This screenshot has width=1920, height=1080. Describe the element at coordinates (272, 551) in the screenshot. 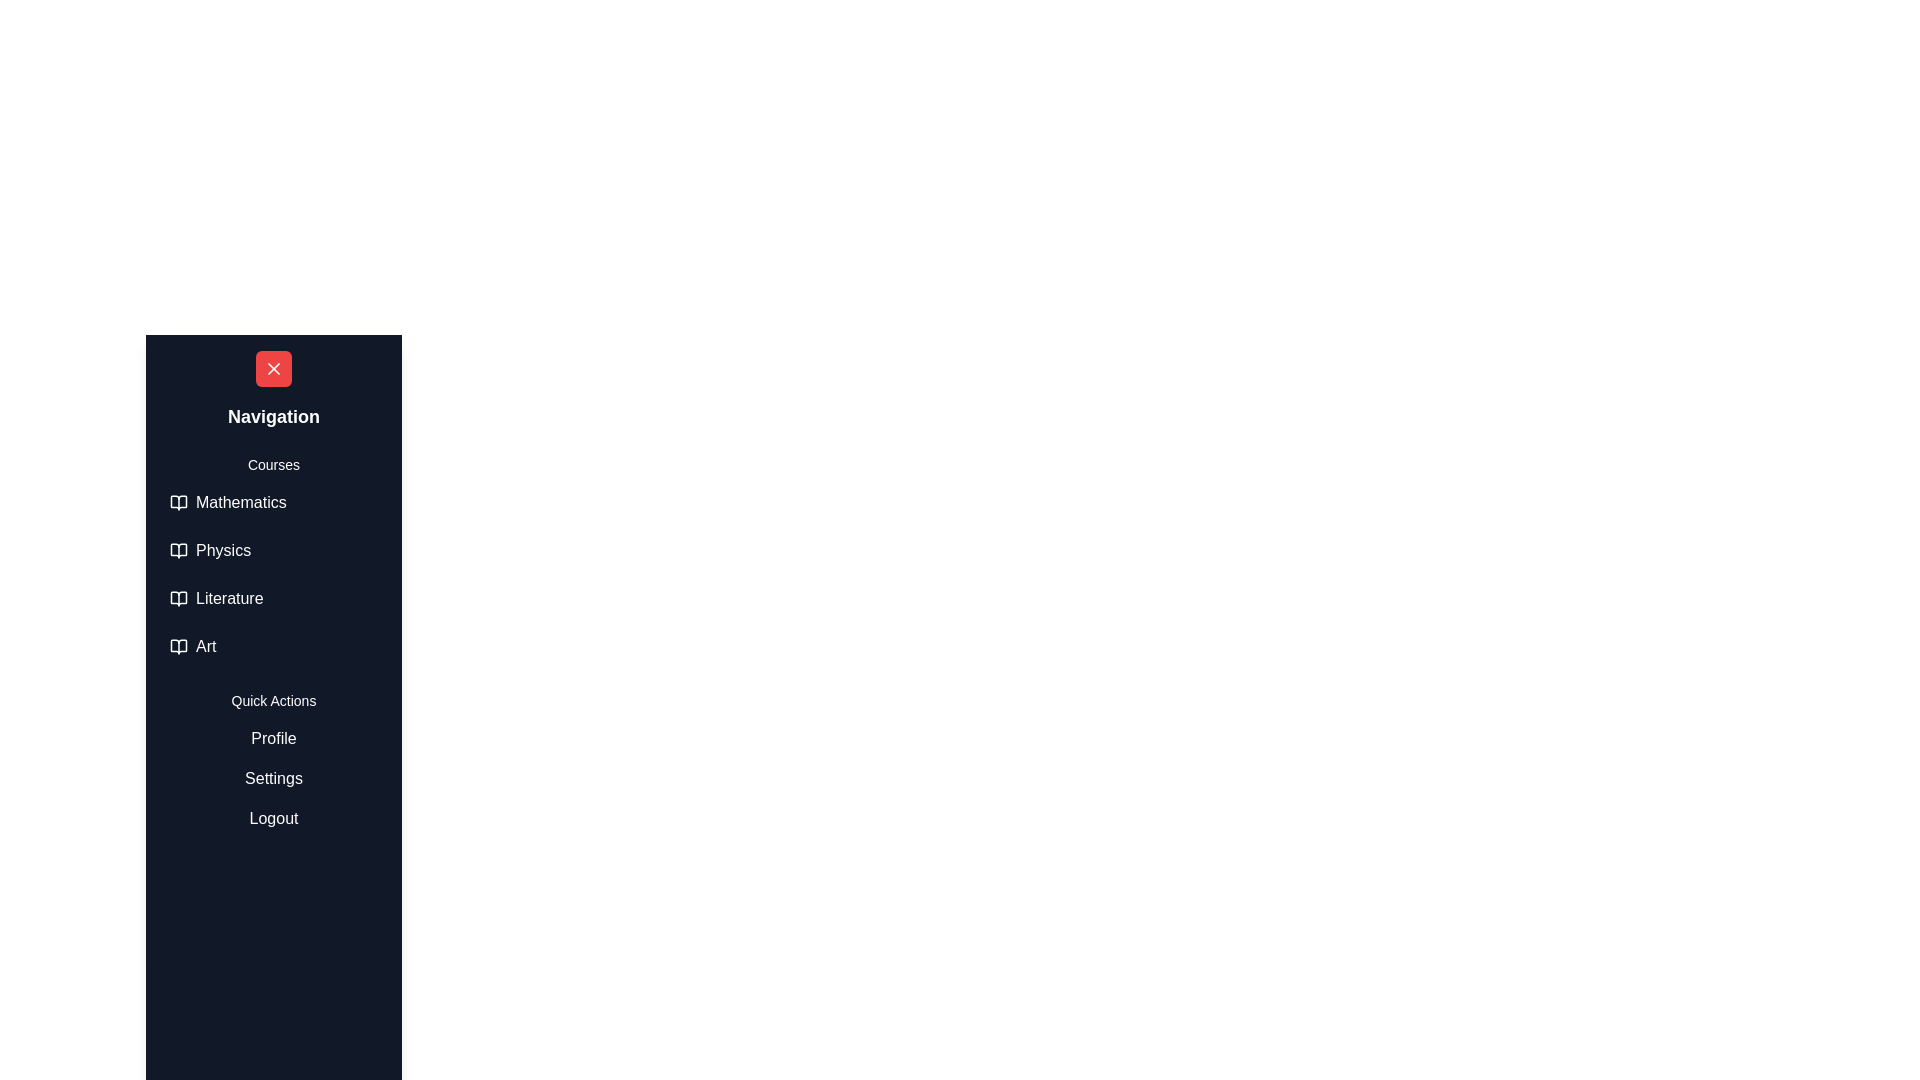

I see `the 'Physics' navigation list item located in the vertical sidebar under the 'Courses' section` at that location.